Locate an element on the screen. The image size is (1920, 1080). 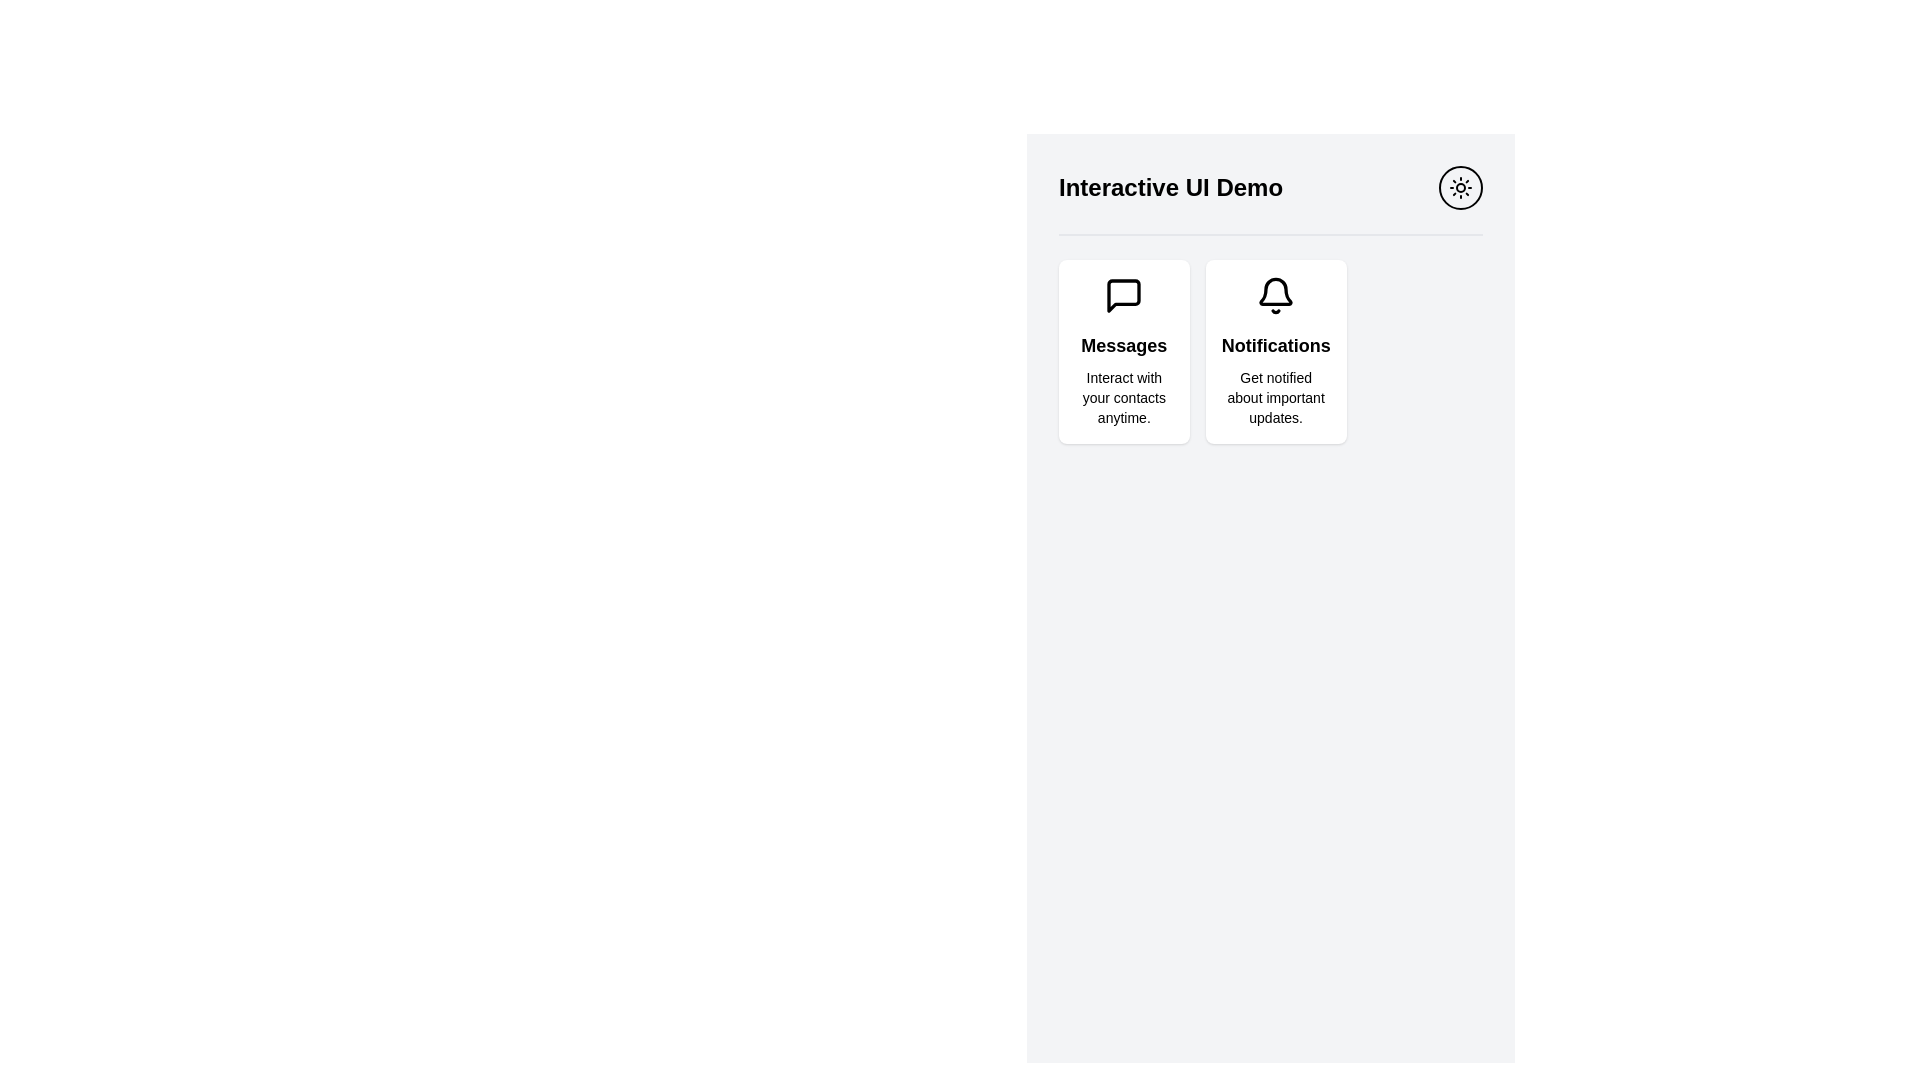
the 'Messages' icon graphic indicator located at the center of the first card in a horizontal pair of cards, positioned below the main heading 'Interactive UI Demo' is located at coordinates (1124, 296).